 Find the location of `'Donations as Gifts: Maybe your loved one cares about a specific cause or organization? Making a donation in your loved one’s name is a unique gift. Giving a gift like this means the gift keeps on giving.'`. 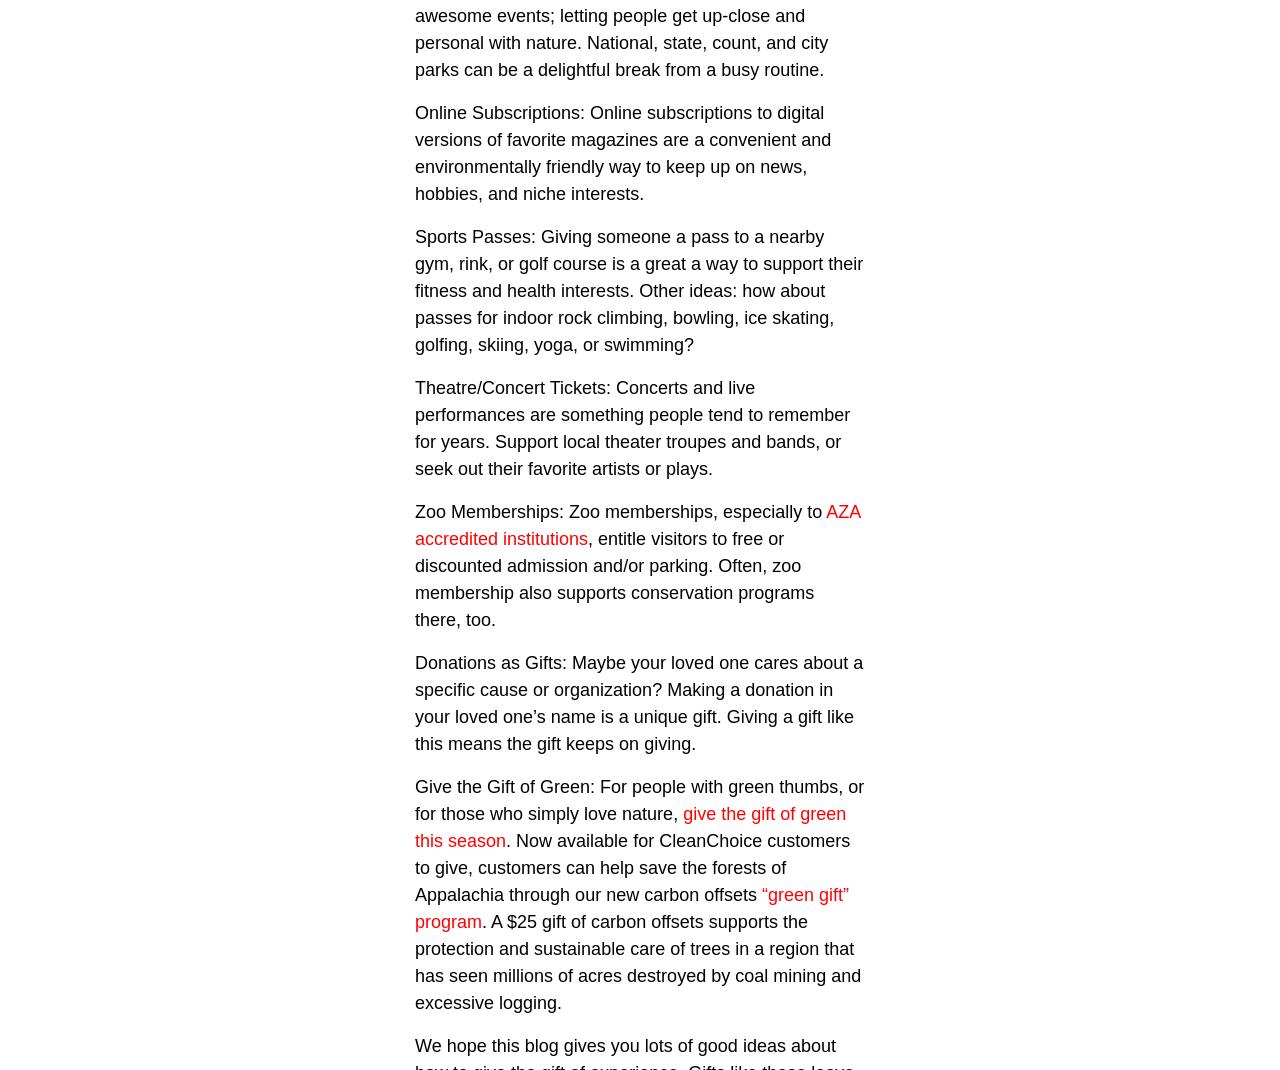

'Donations as Gifts: Maybe your loved one cares about a specific cause or organization? Making a donation in your loved one’s name is a unique gift. Giving a gift like this means the gift keeps on giving.' is located at coordinates (637, 703).